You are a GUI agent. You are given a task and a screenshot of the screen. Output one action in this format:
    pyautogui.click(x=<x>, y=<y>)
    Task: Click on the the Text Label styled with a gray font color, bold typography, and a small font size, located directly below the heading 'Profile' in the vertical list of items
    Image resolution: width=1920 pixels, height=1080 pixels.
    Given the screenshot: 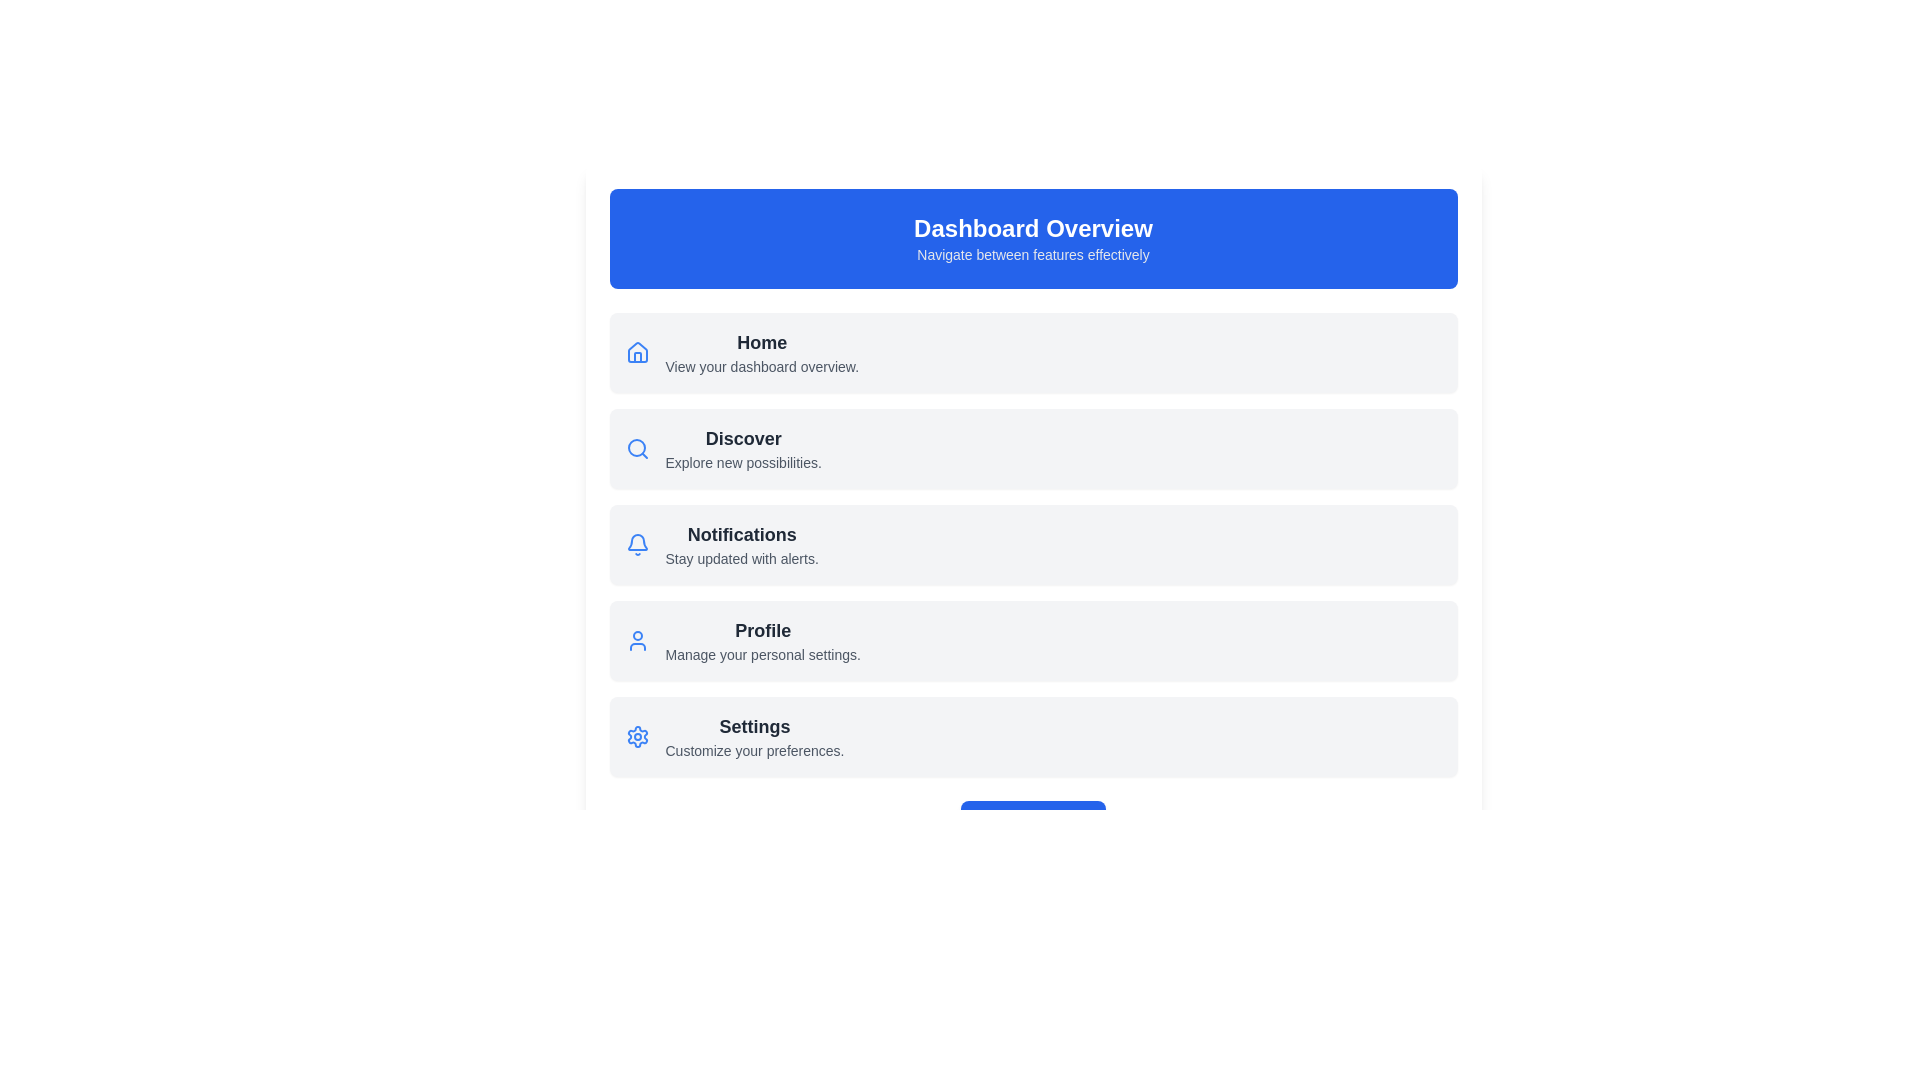 What is the action you would take?
    pyautogui.click(x=762, y=655)
    